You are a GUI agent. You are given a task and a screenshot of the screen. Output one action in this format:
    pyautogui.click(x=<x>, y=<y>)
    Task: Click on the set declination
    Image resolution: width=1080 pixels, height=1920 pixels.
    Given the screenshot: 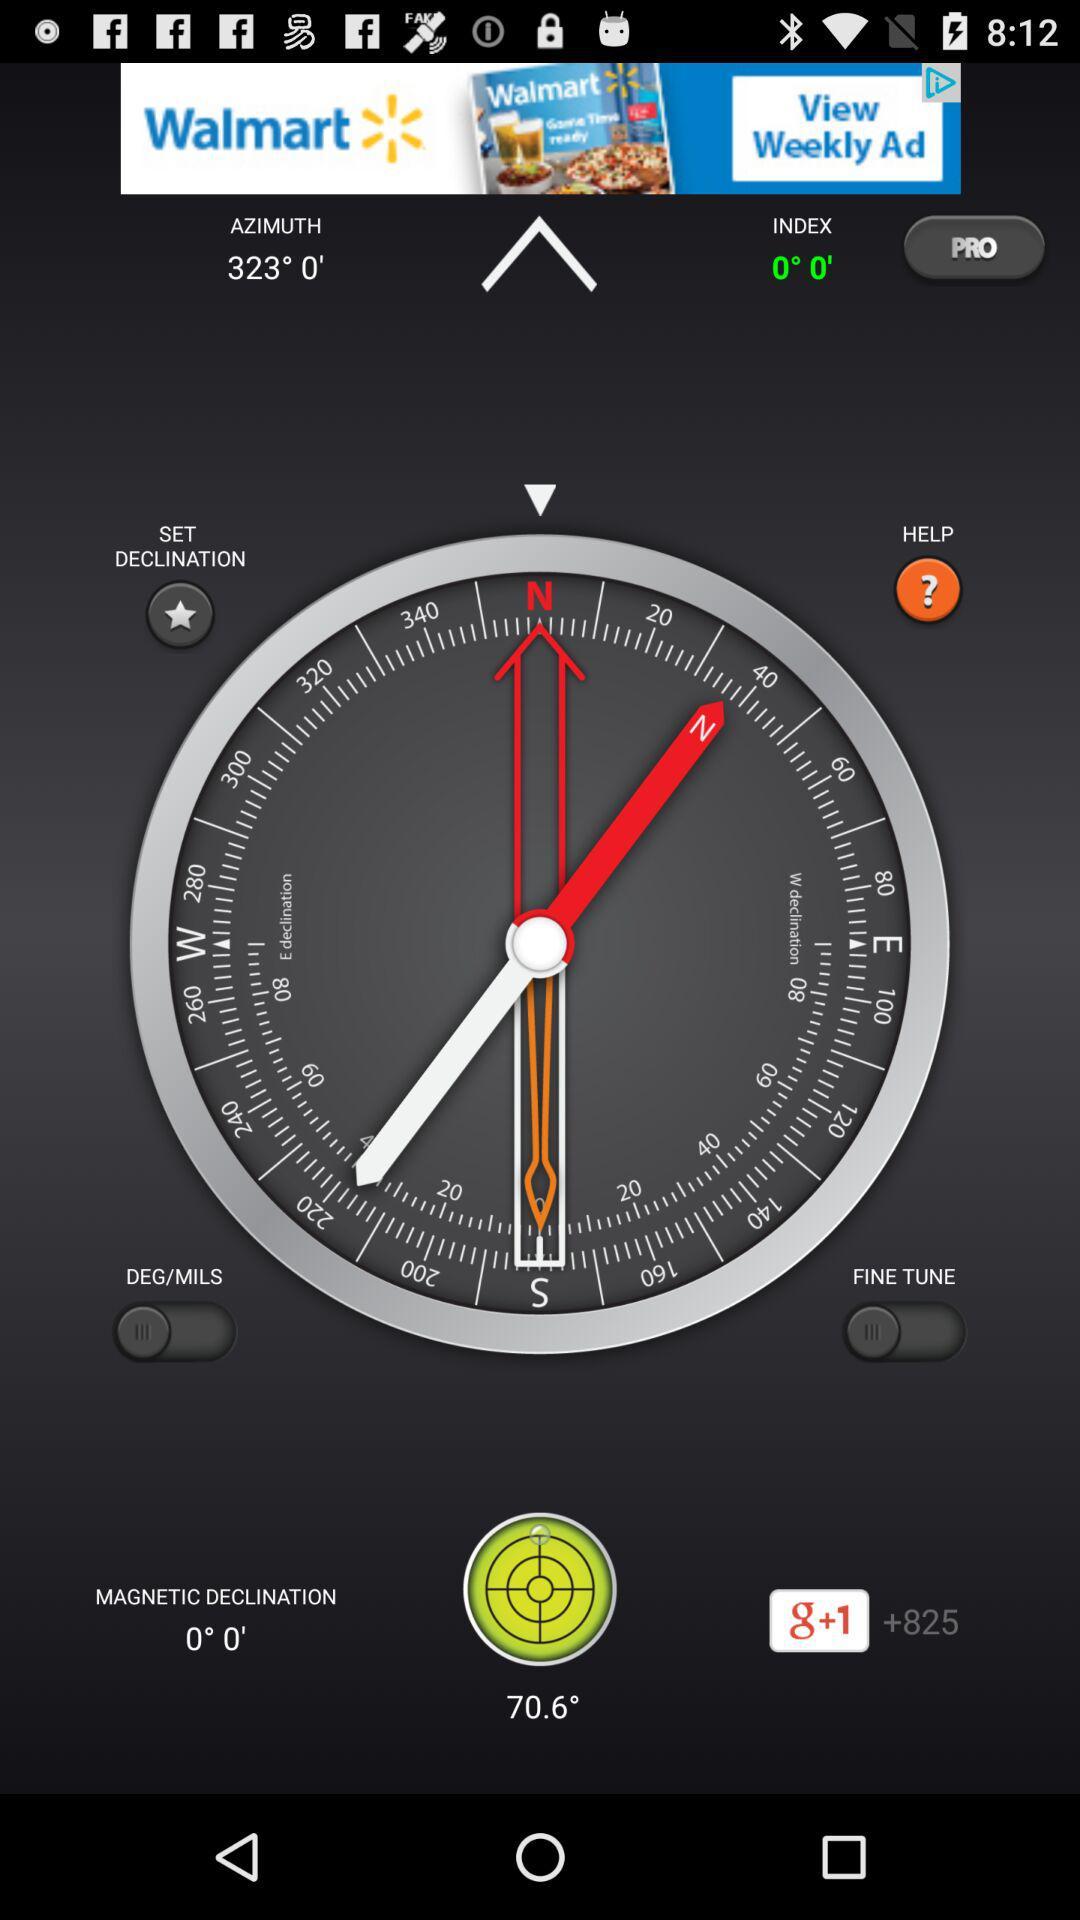 What is the action you would take?
    pyautogui.click(x=180, y=613)
    